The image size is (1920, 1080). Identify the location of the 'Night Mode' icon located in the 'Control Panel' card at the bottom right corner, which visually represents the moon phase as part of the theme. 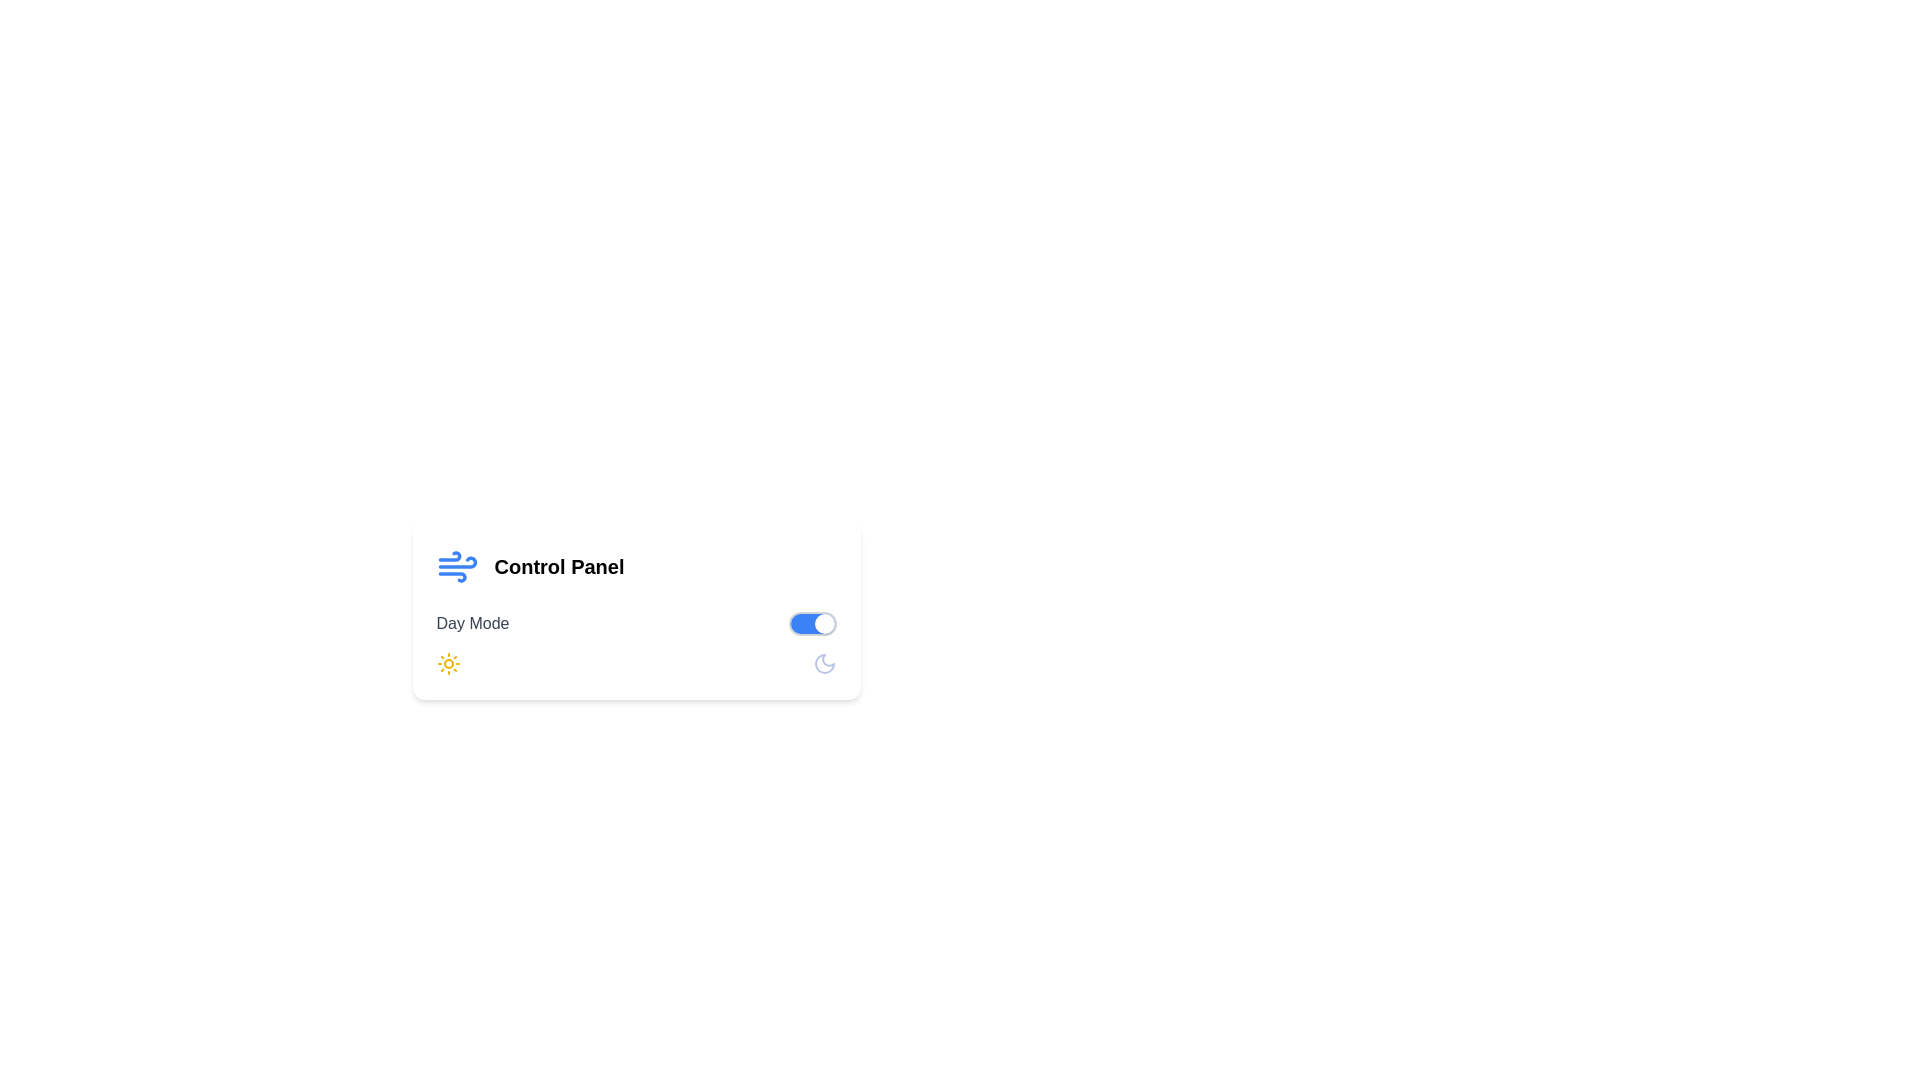
(824, 663).